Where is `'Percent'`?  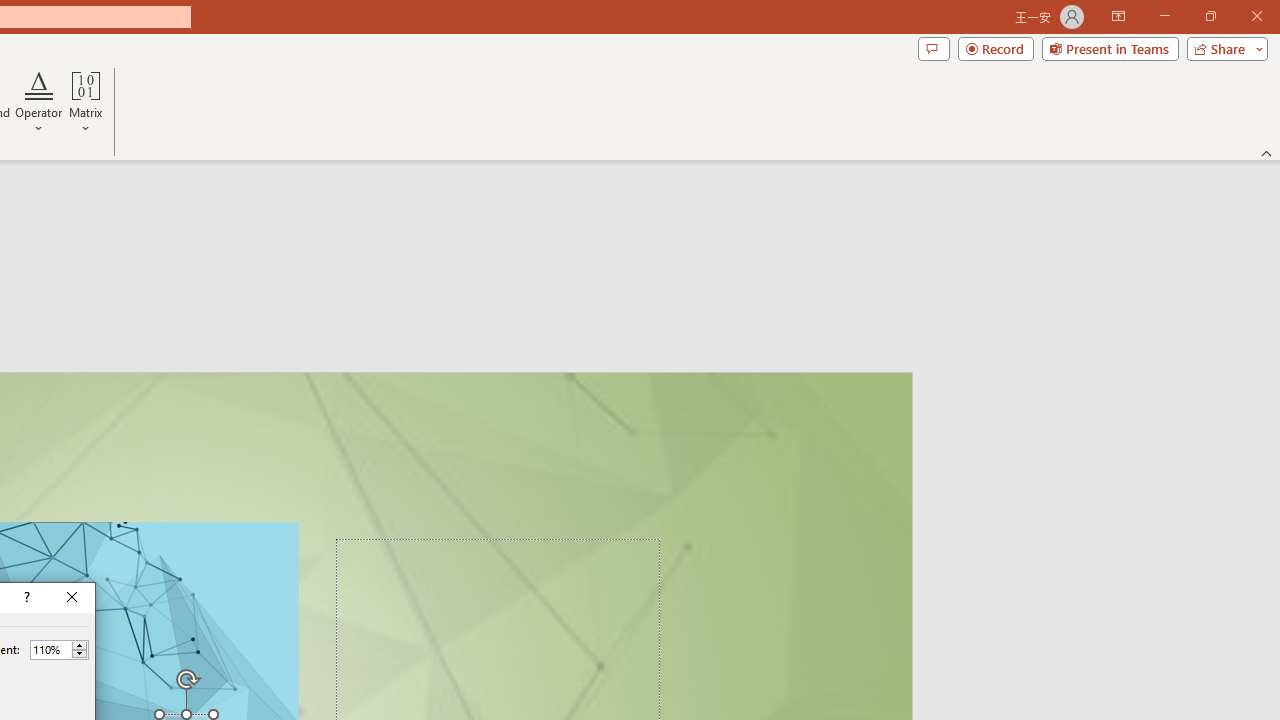
'Percent' is located at coordinates (50, 649).